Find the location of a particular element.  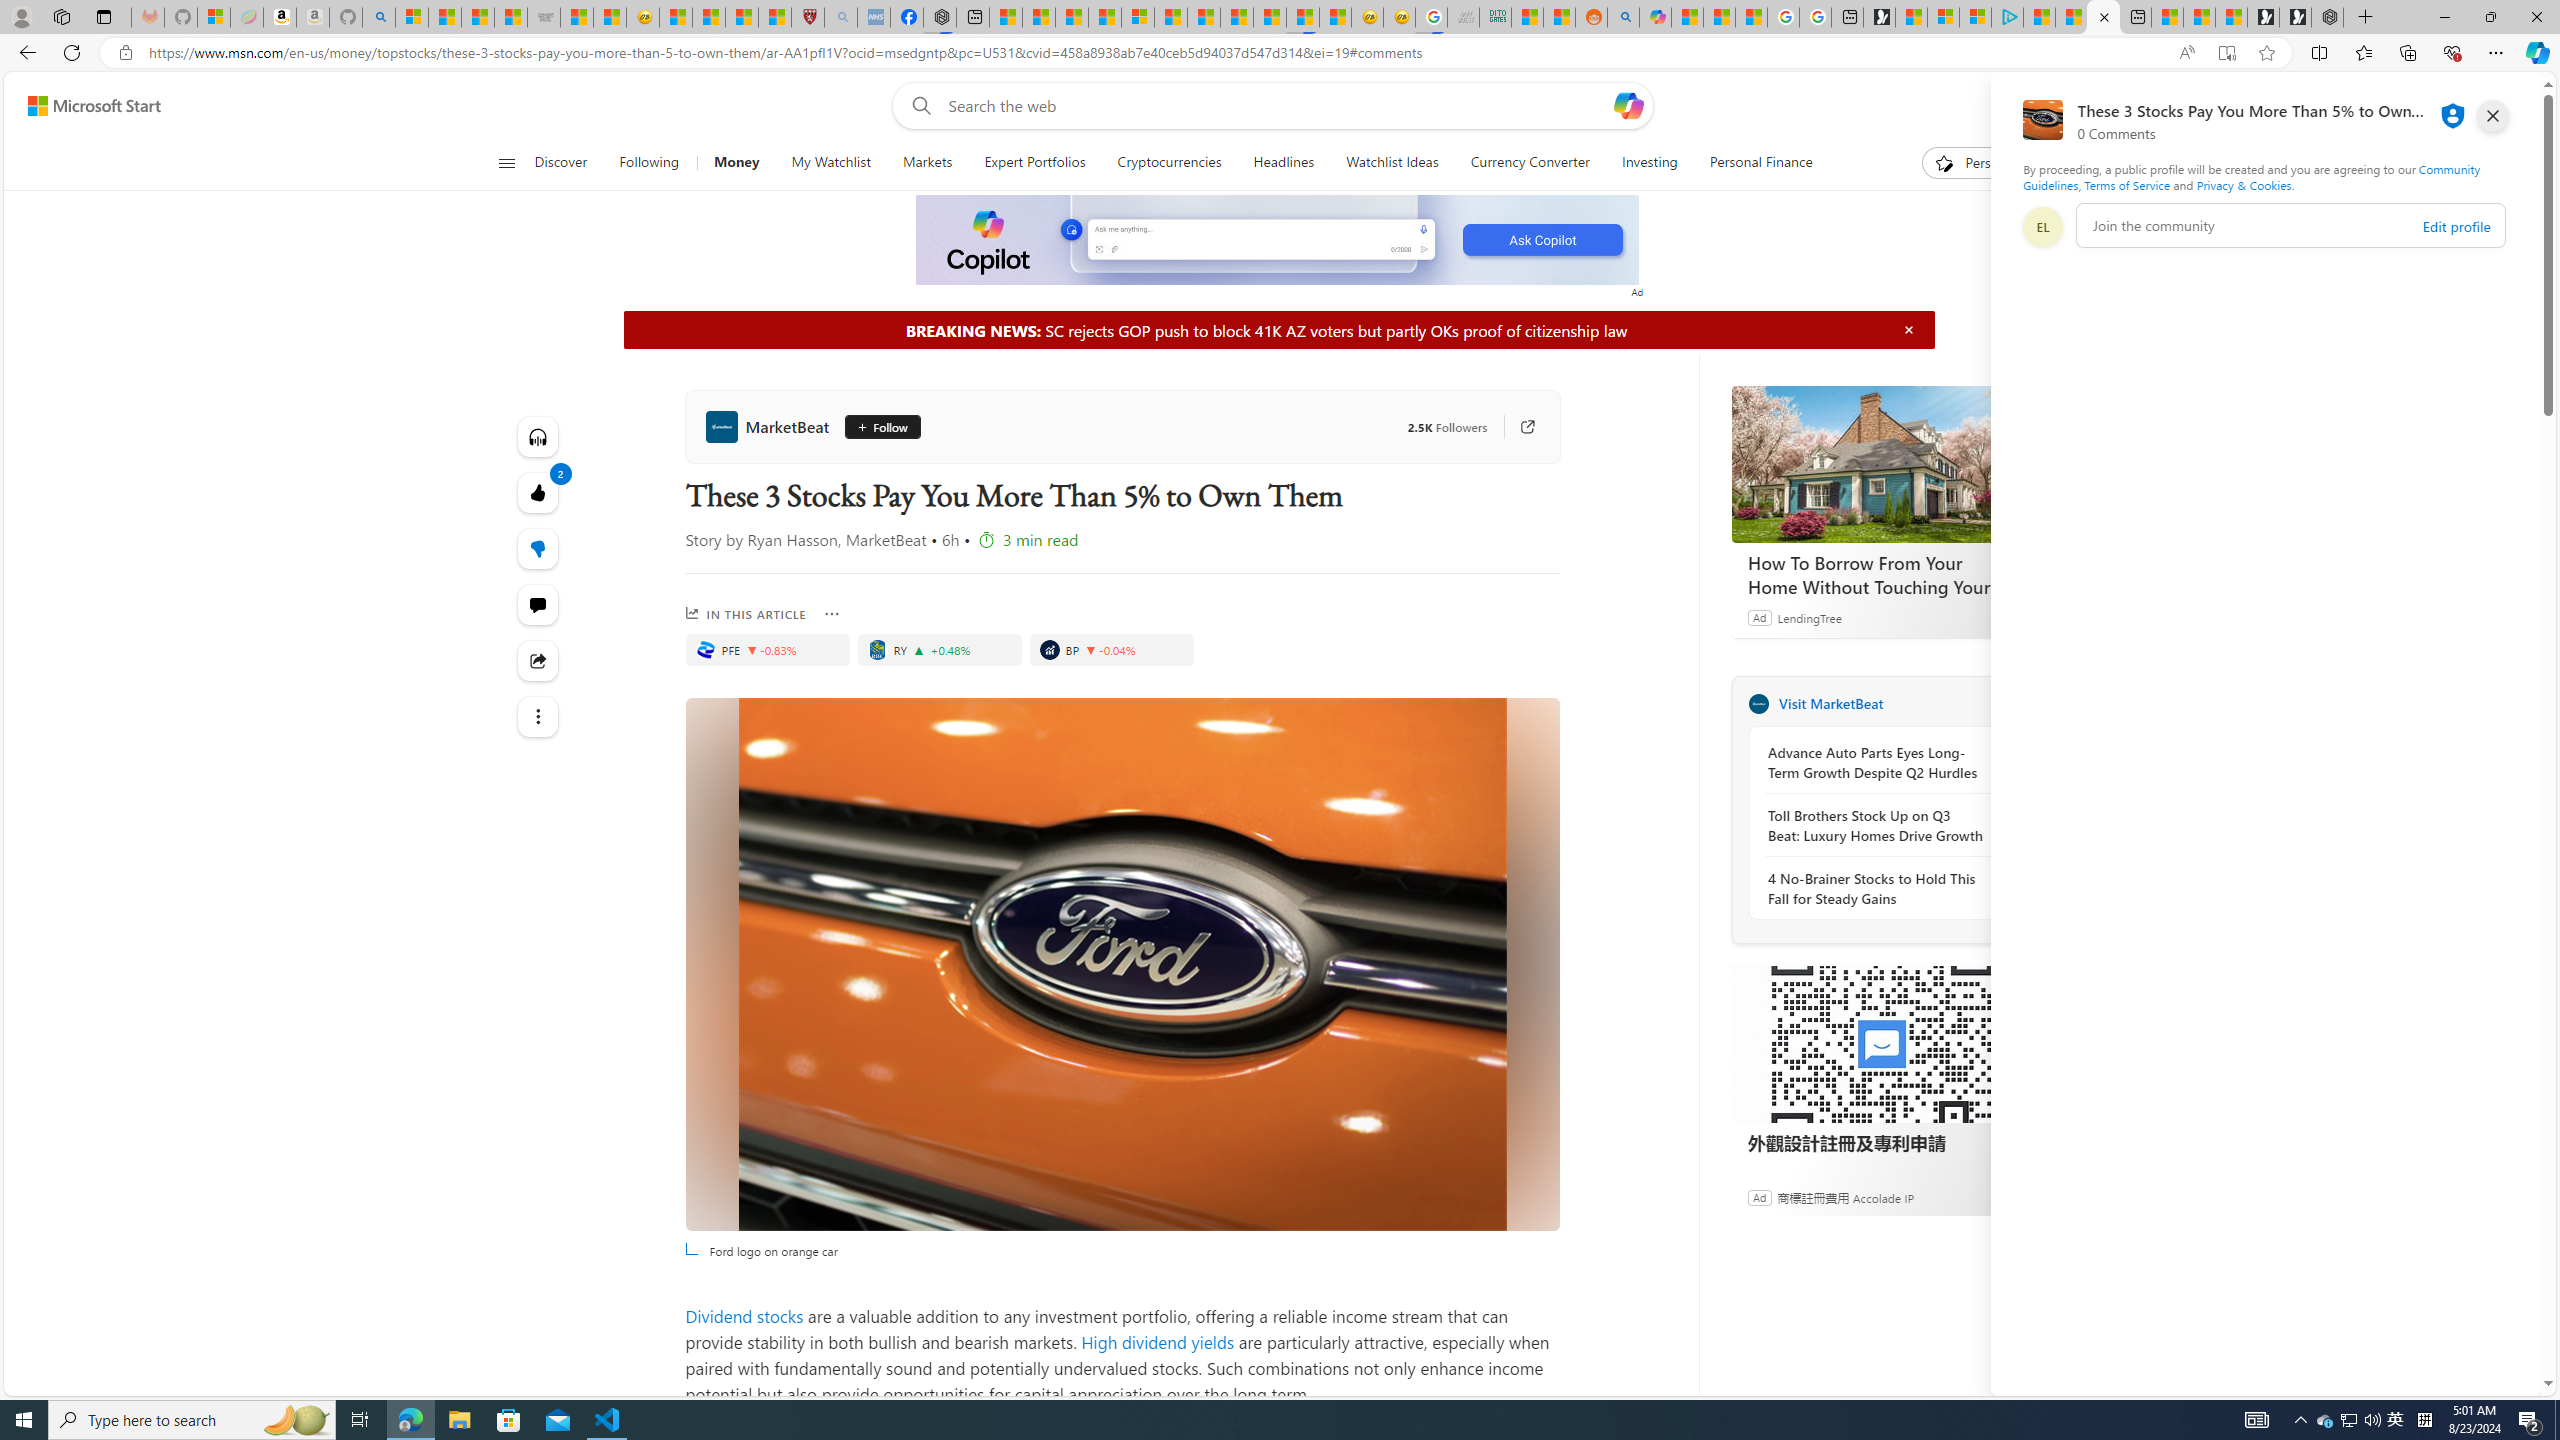

'Currency Converter' is located at coordinates (1528, 162).